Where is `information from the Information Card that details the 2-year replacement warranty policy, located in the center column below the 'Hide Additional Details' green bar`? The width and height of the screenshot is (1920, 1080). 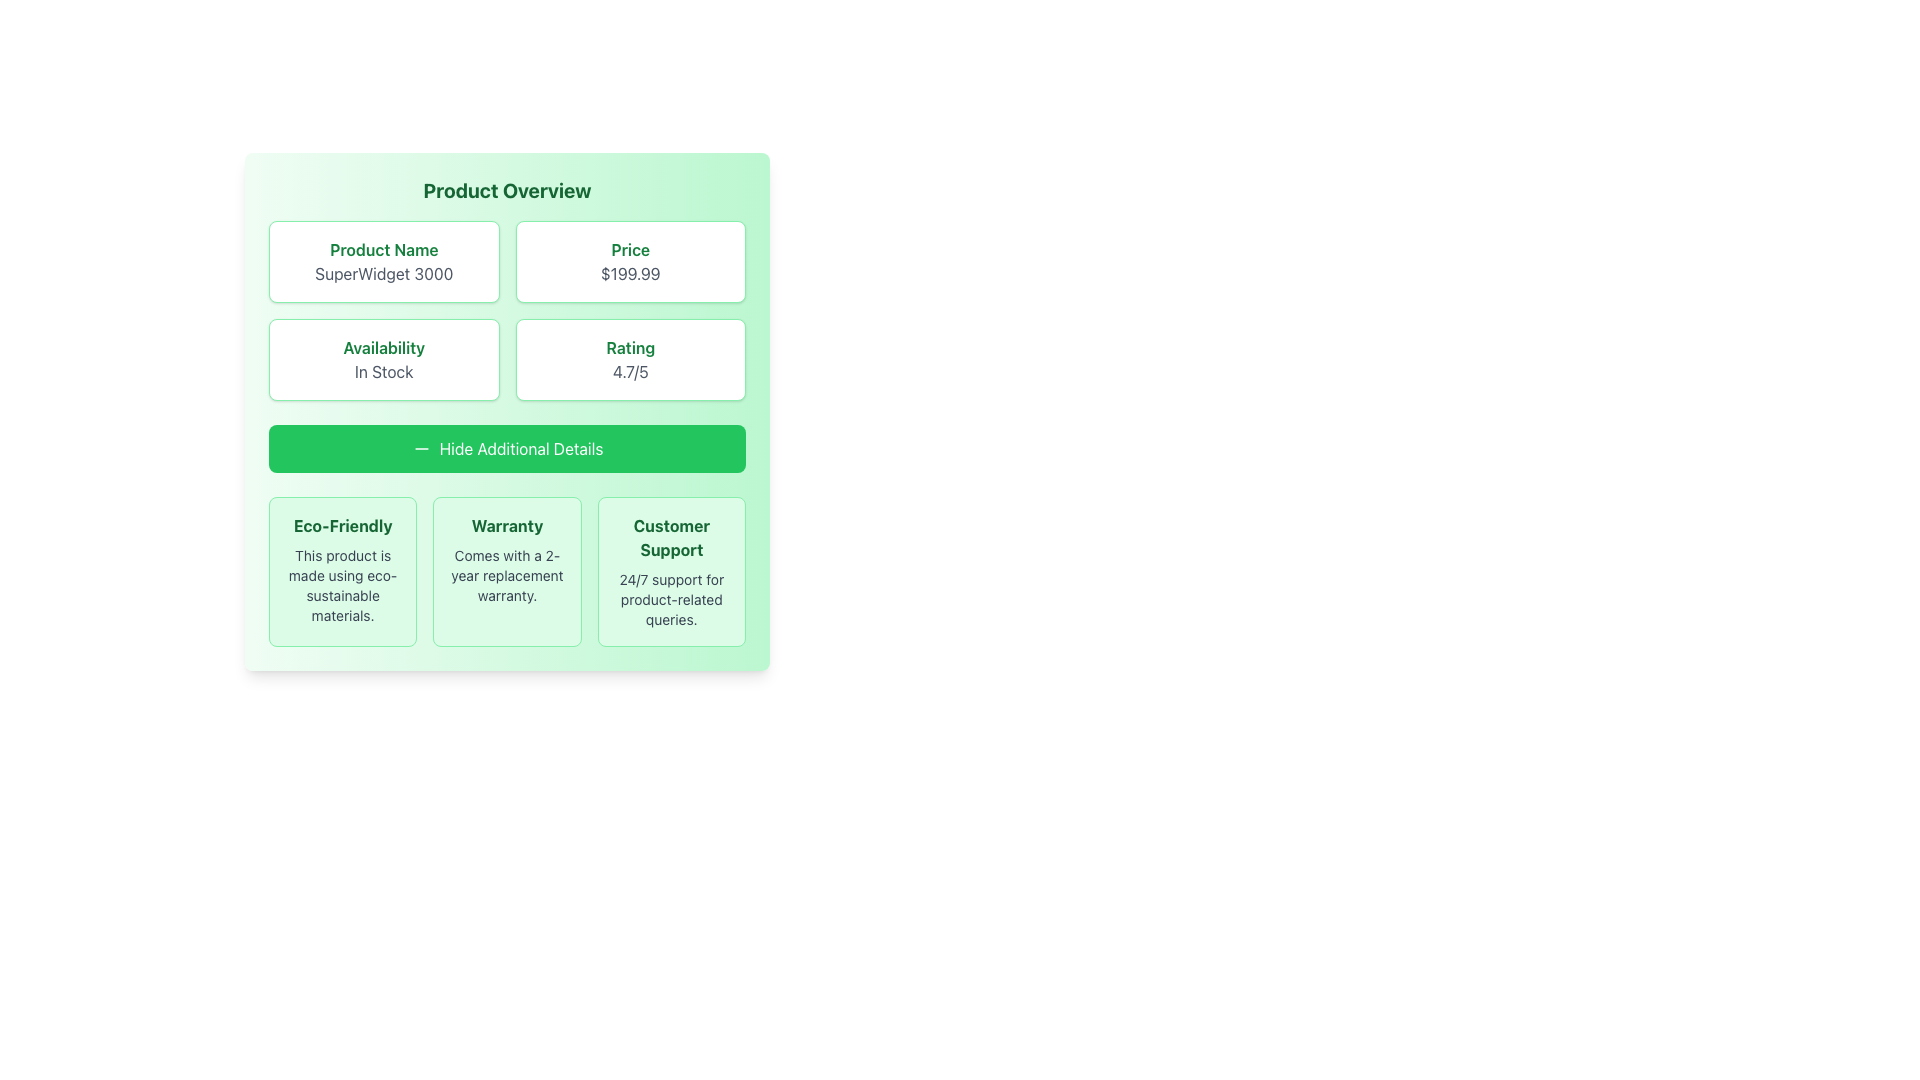 information from the Information Card that details the 2-year replacement warranty policy, located in the center column below the 'Hide Additional Details' green bar is located at coordinates (507, 571).